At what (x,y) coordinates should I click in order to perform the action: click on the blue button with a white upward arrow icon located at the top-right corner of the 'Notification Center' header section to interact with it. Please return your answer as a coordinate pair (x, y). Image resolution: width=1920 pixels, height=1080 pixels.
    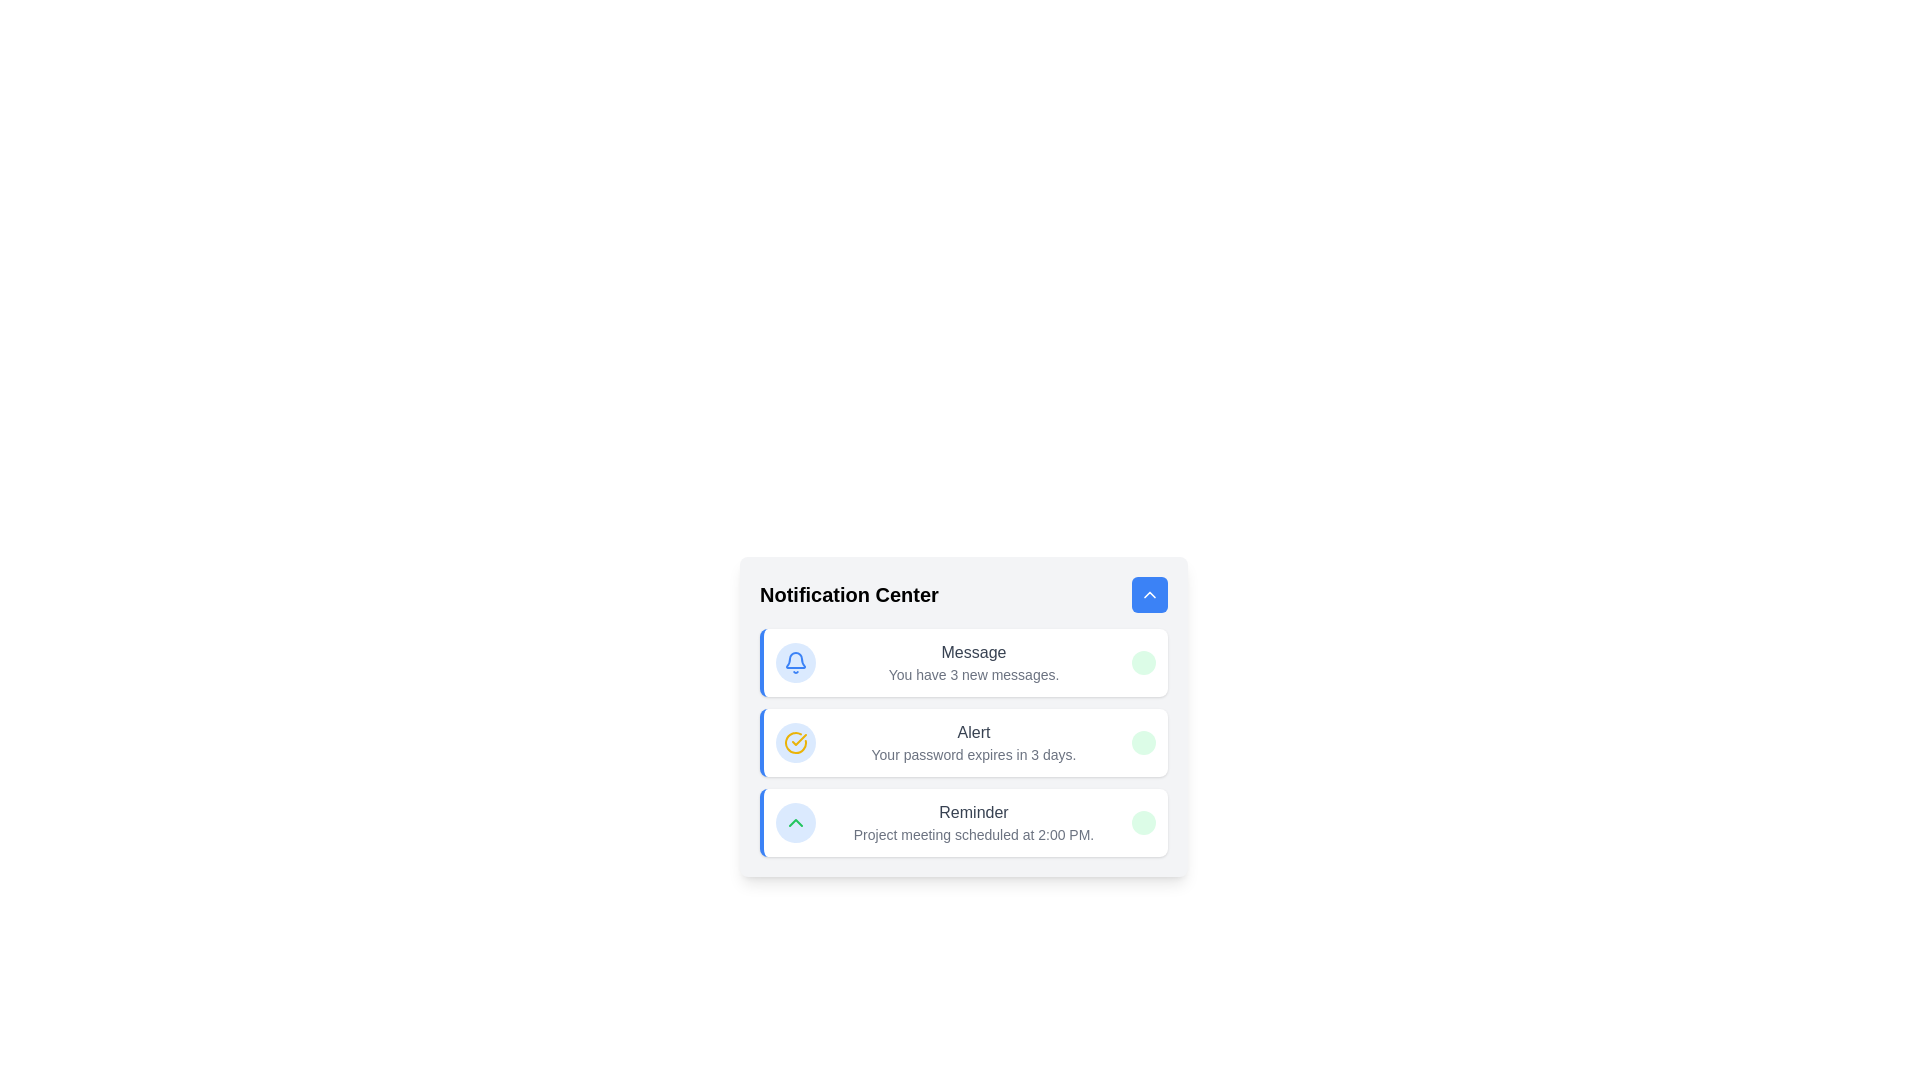
    Looking at the image, I should click on (1150, 593).